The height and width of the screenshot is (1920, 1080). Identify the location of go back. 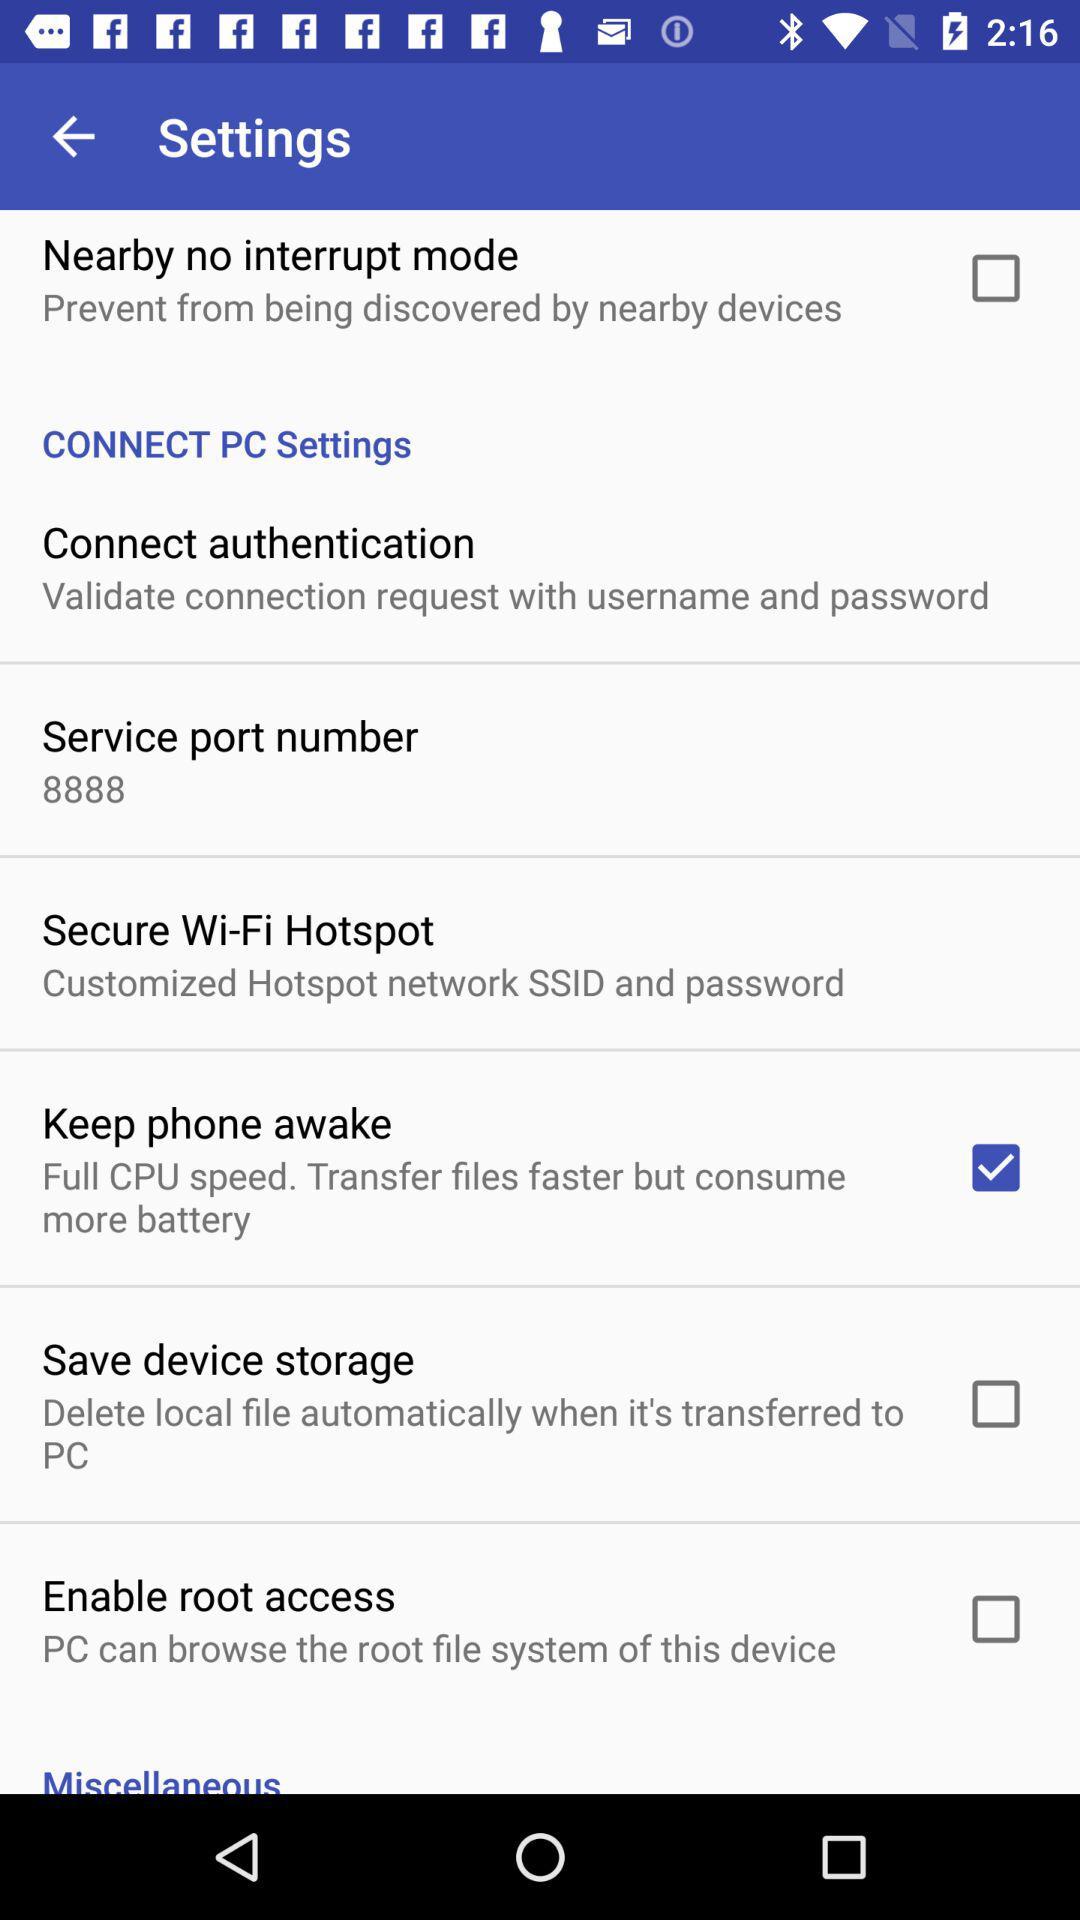
(72, 135).